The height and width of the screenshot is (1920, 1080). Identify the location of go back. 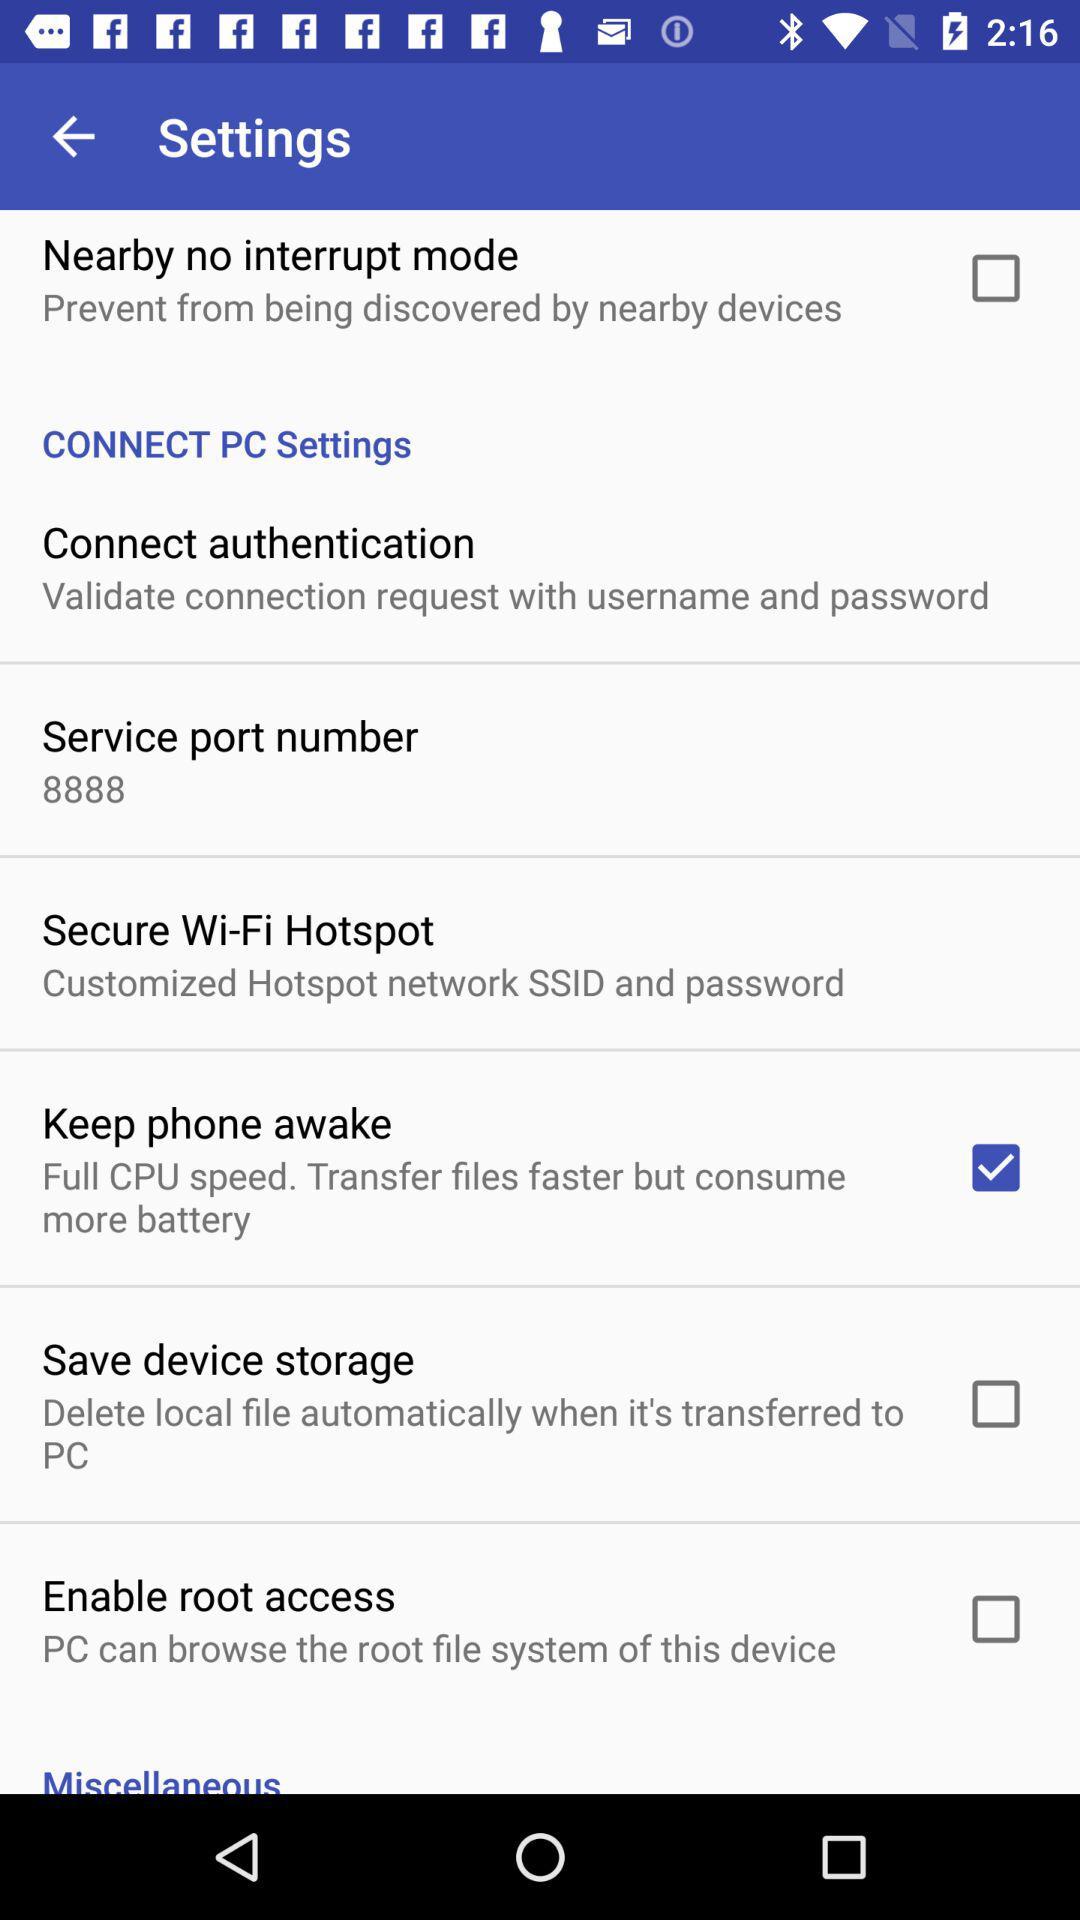
(72, 135).